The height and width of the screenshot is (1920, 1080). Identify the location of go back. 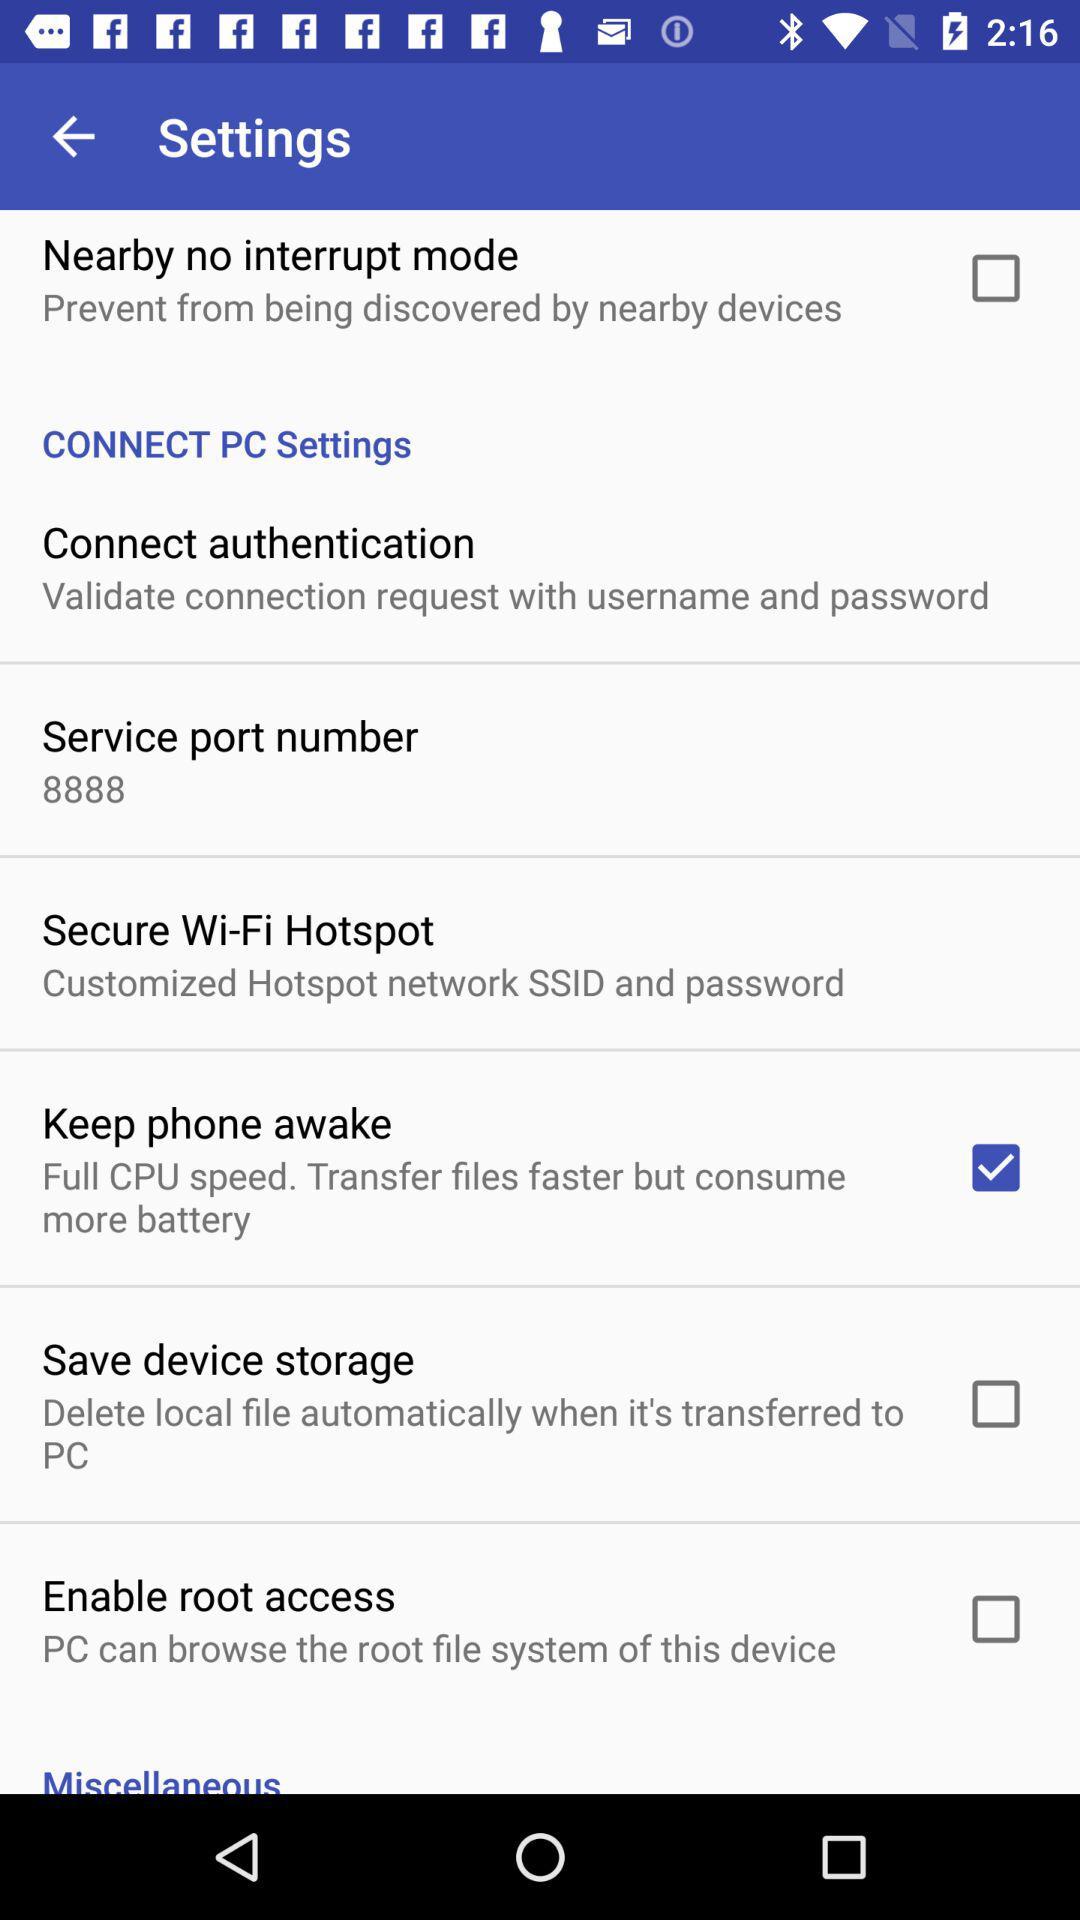
(72, 135).